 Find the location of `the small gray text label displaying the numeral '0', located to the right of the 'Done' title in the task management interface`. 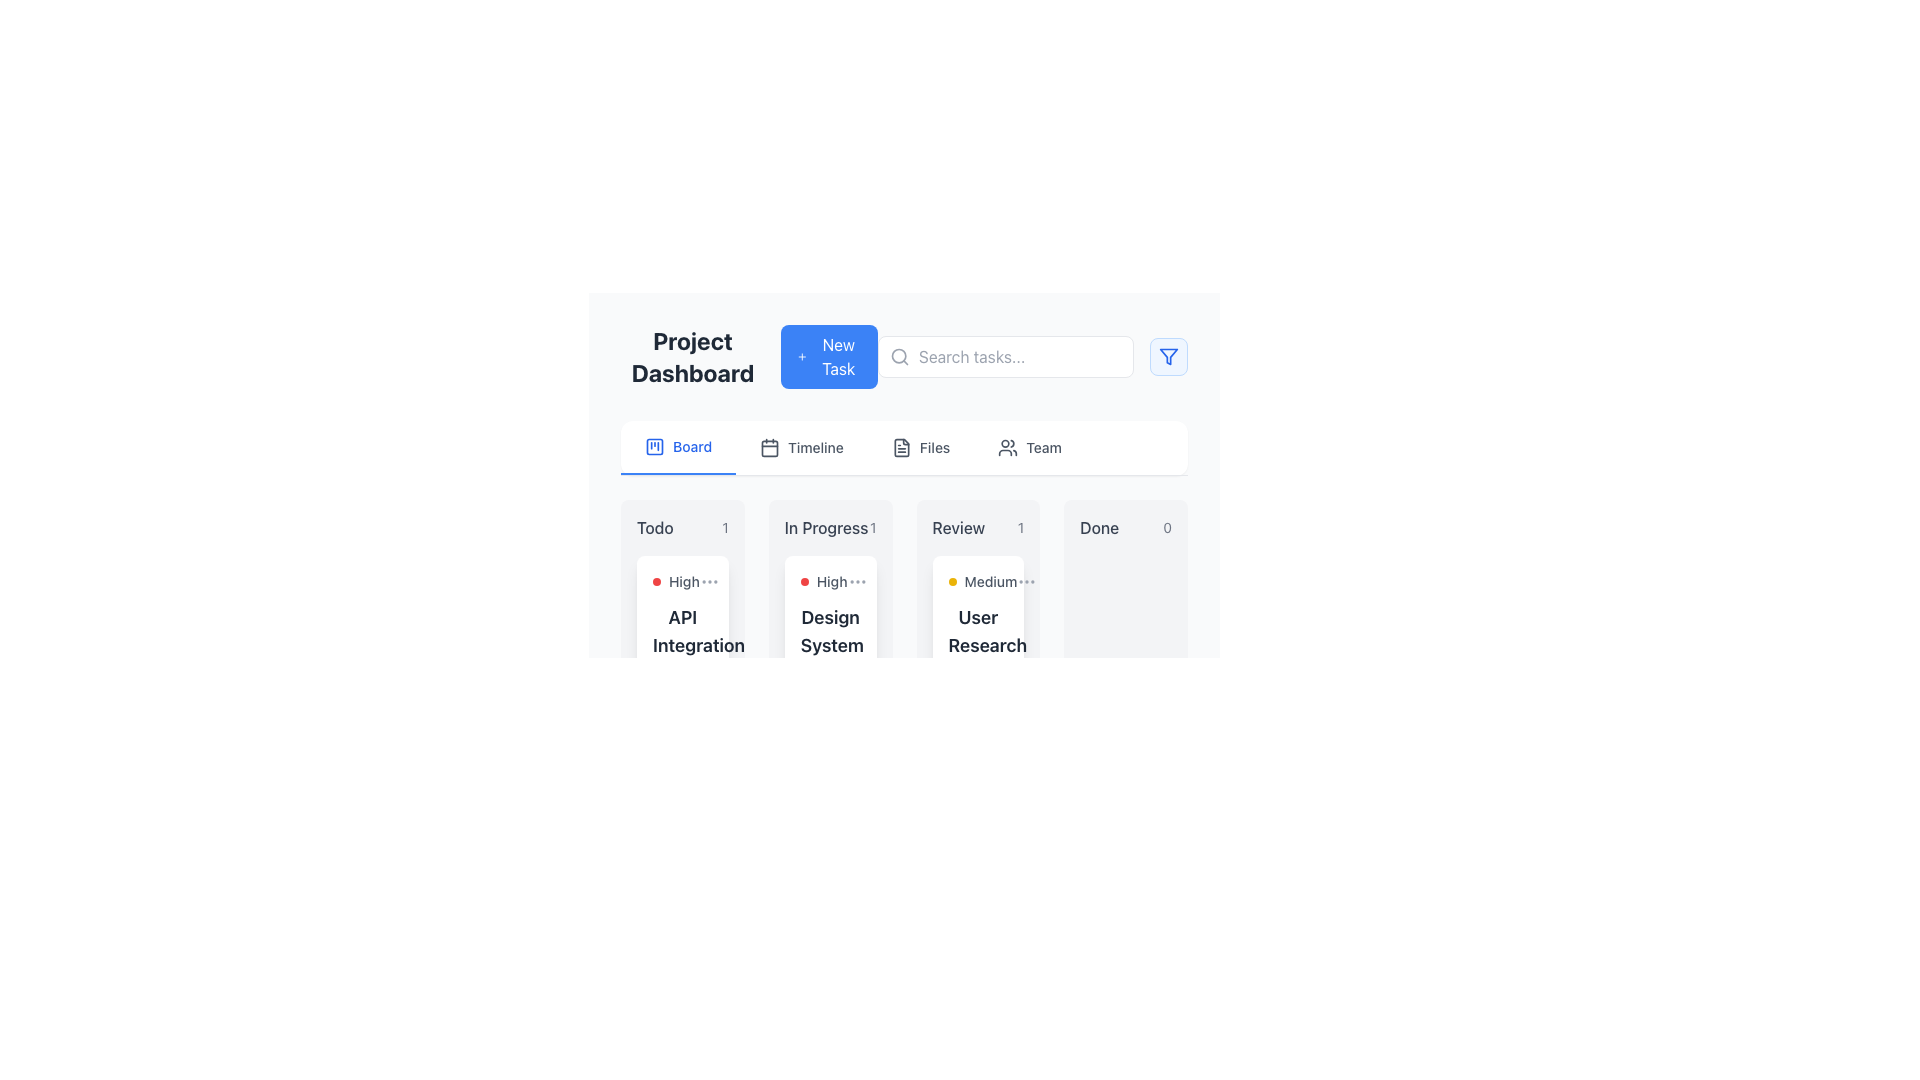

the small gray text label displaying the numeral '0', located to the right of the 'Done' title in the task management interface is located at coordinates (1167, 527).